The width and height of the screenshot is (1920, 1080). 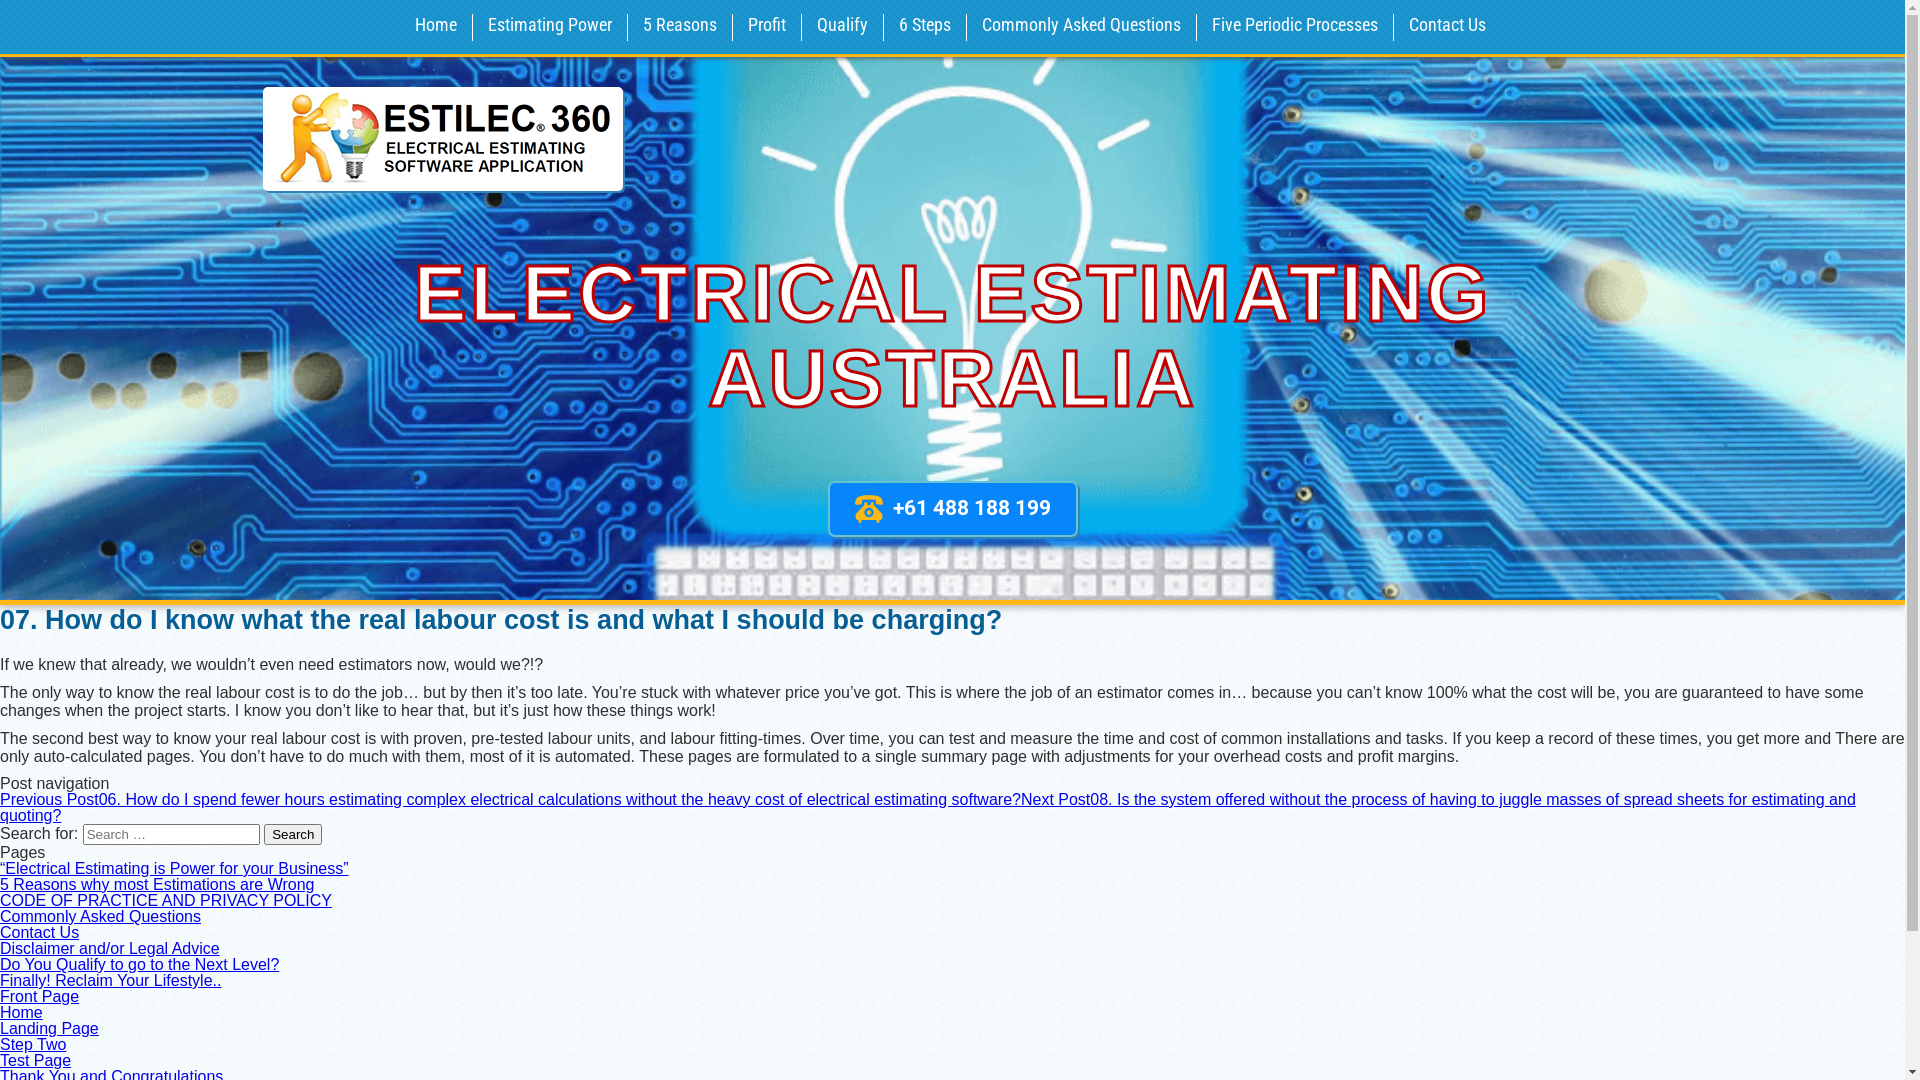 I want to click on 'Search', so click(x=291, y=834).